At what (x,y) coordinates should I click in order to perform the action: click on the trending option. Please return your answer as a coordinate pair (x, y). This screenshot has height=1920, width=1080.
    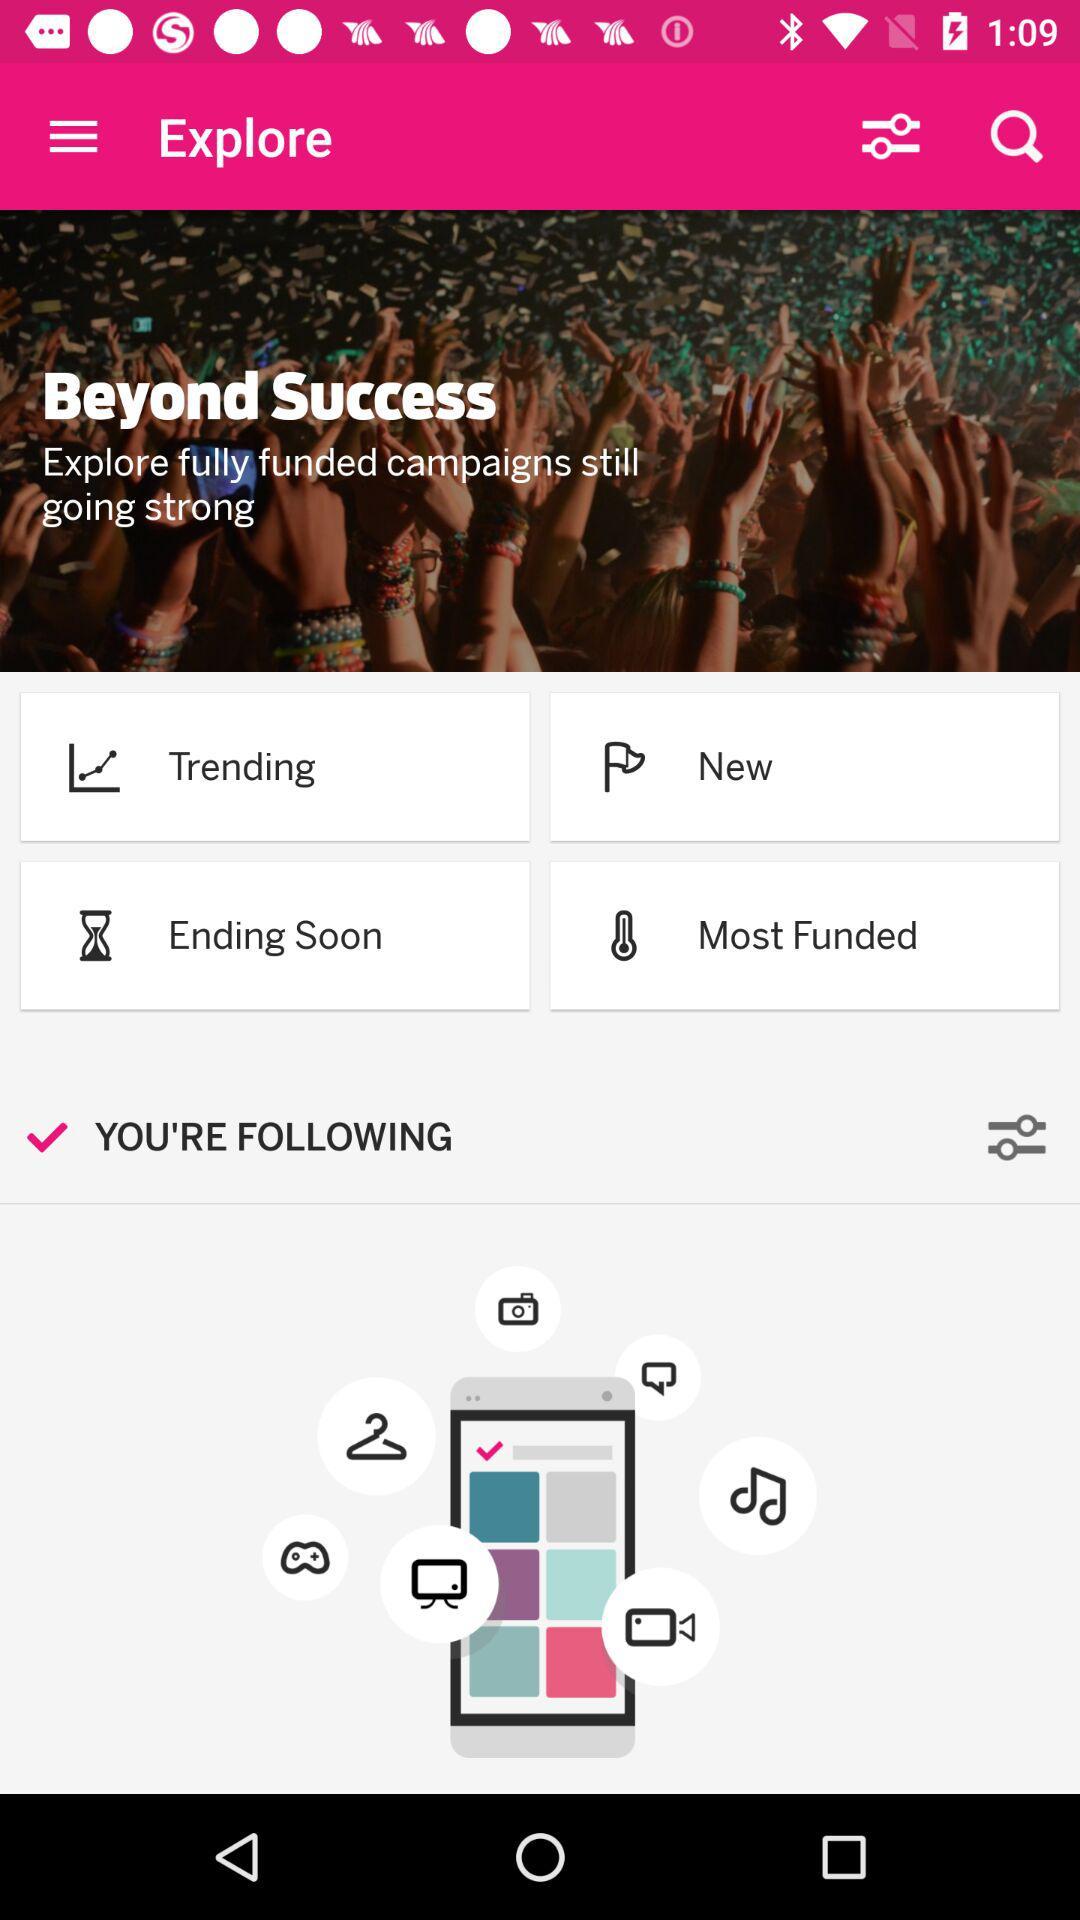
    Looking at the image, I should click on (275, 766).